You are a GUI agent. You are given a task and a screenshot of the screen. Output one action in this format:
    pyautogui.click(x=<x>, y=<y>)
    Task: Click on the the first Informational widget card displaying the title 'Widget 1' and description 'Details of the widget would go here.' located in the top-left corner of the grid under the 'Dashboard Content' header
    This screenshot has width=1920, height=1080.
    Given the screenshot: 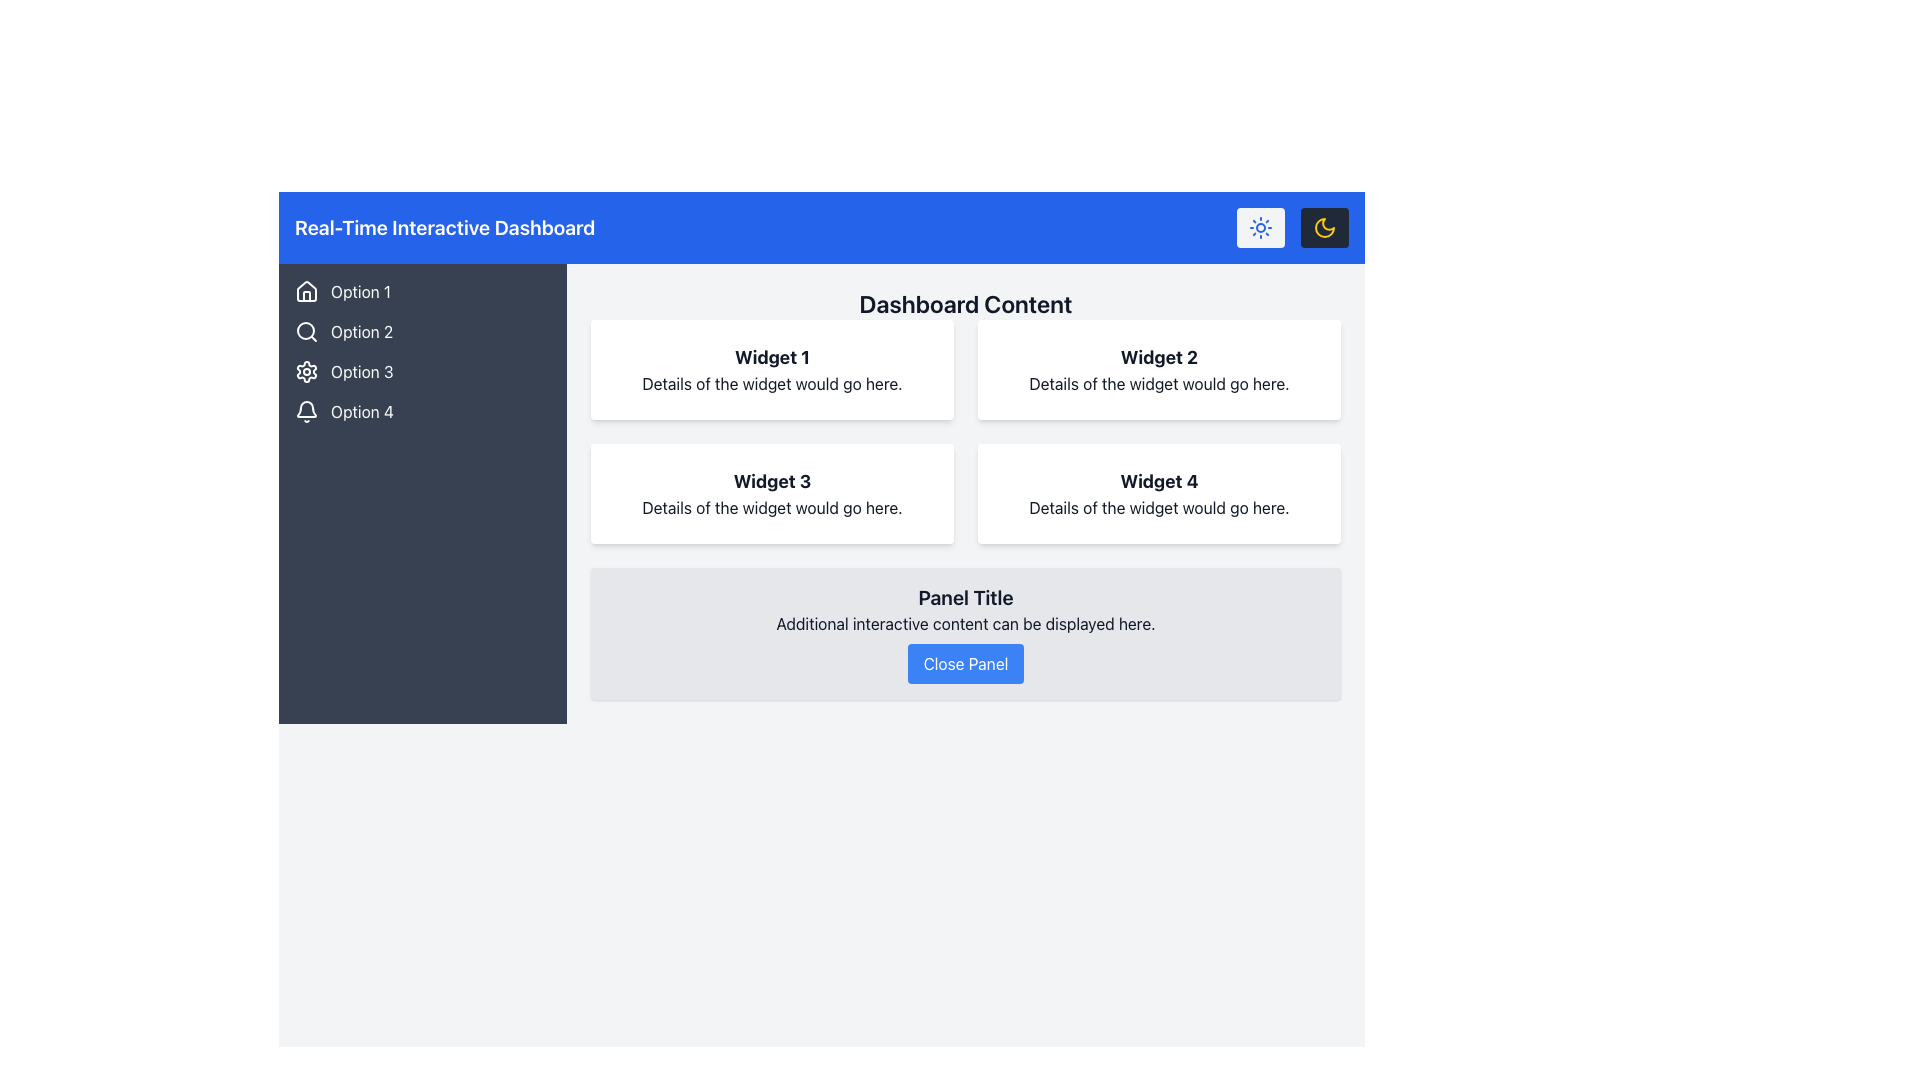 What is the action you would take?
    pyautogui.click(x=771, y=370)
    